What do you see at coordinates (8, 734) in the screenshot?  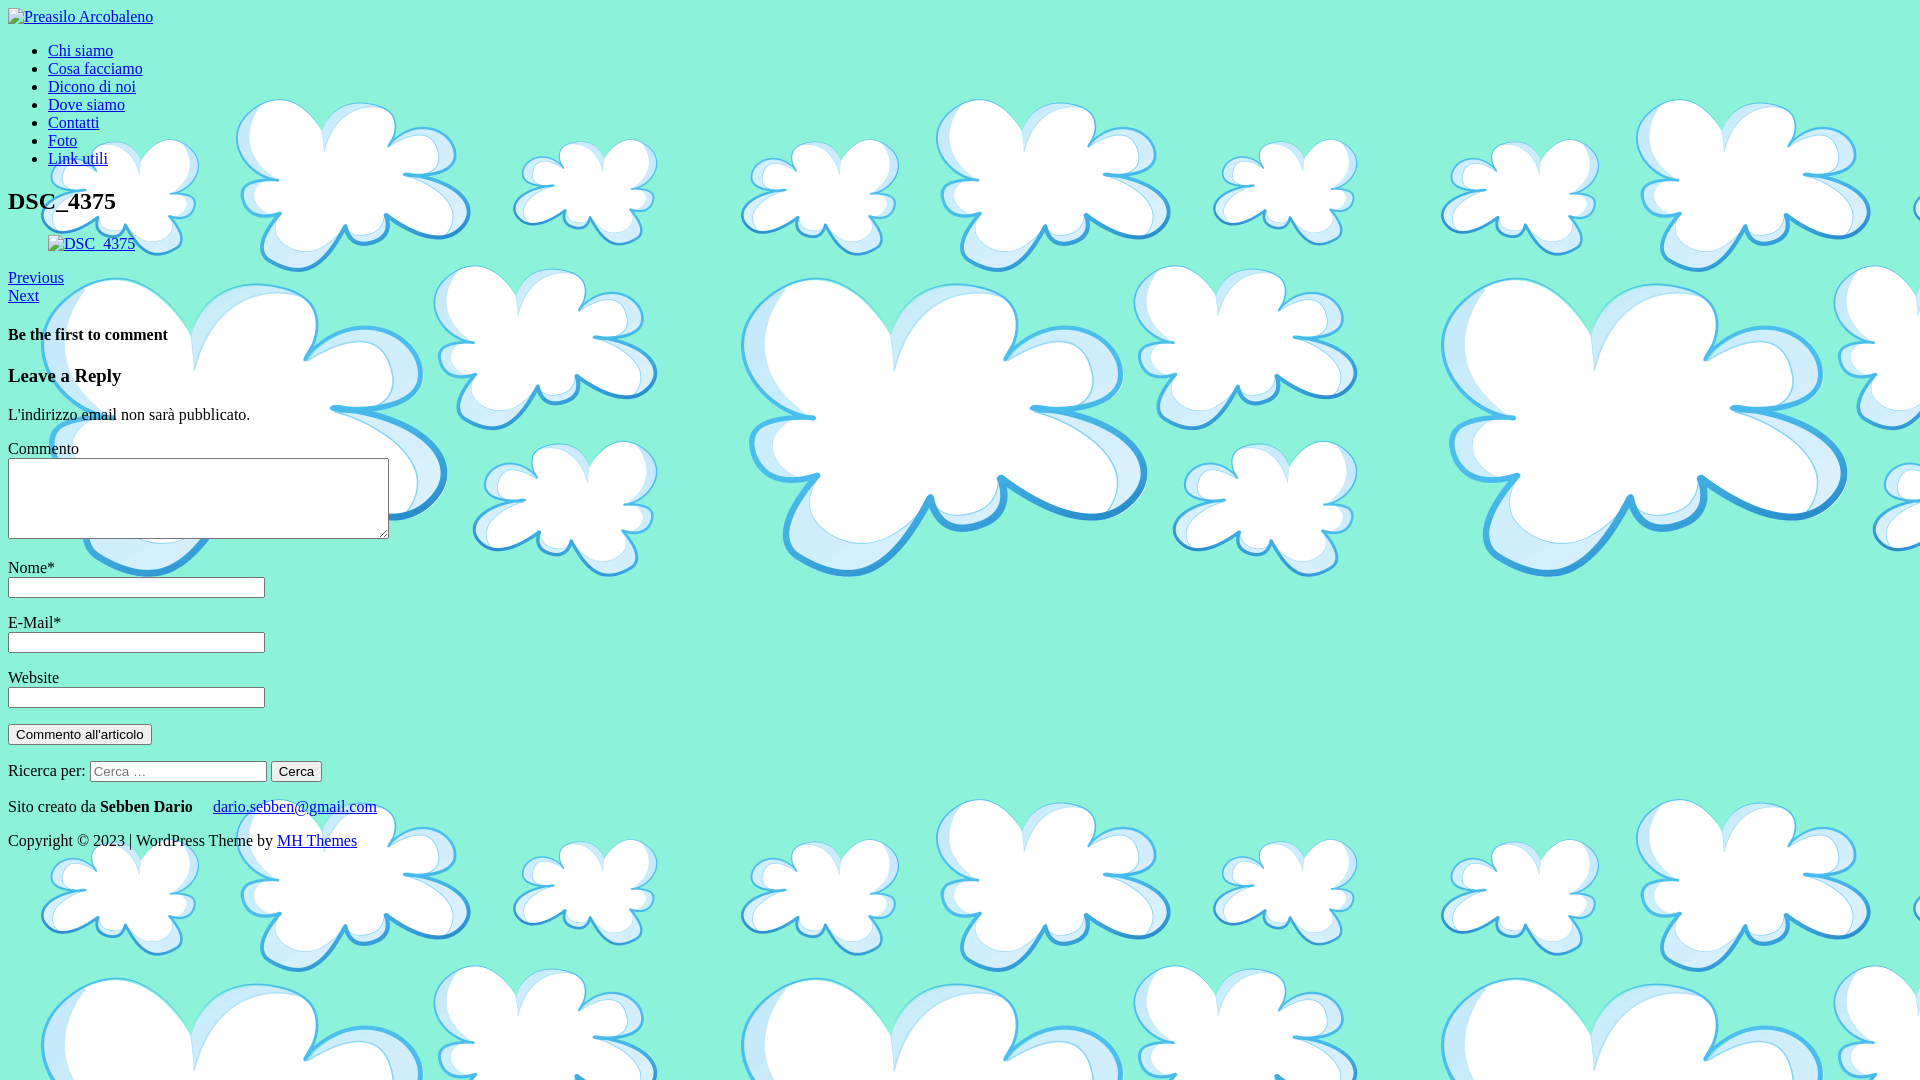 I see `'Commento all'articolo'` at bounding box center [8, 734].